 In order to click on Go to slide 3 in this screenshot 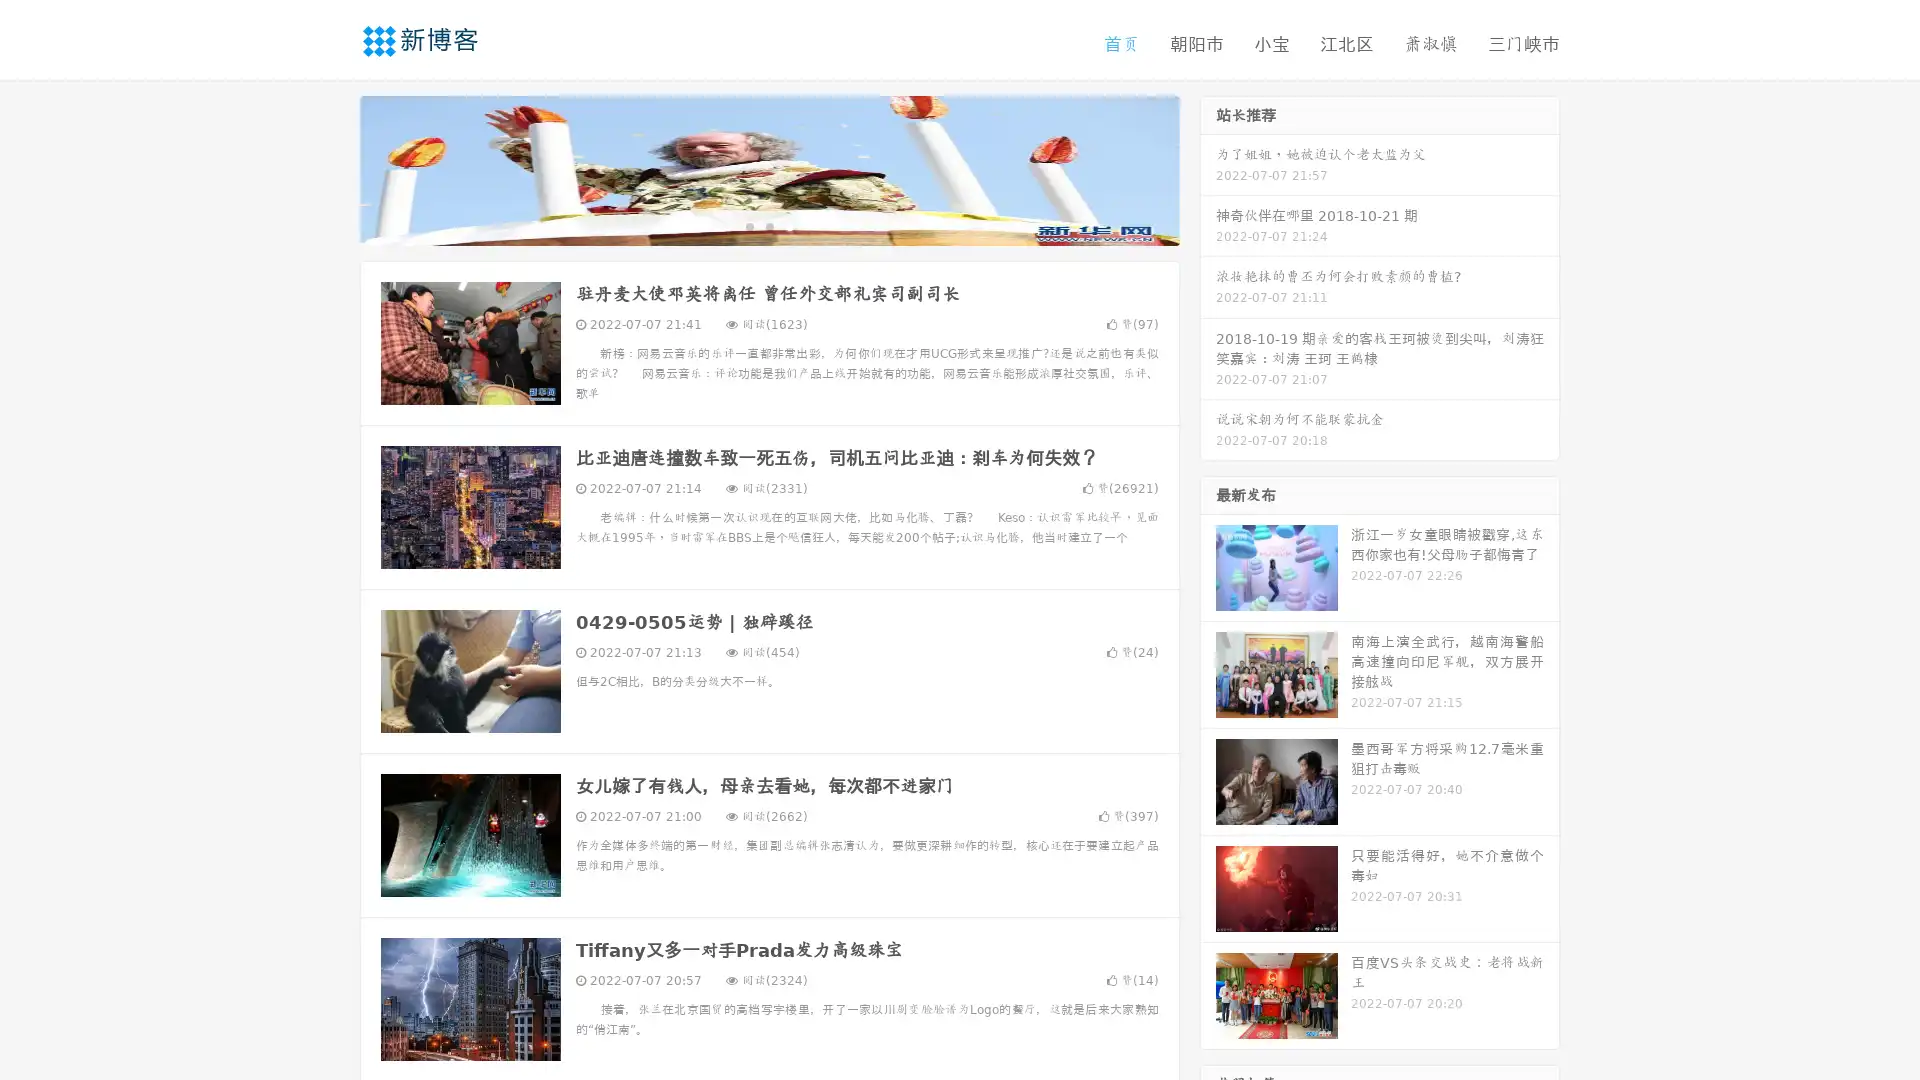, I will do `click(789, 225)`.